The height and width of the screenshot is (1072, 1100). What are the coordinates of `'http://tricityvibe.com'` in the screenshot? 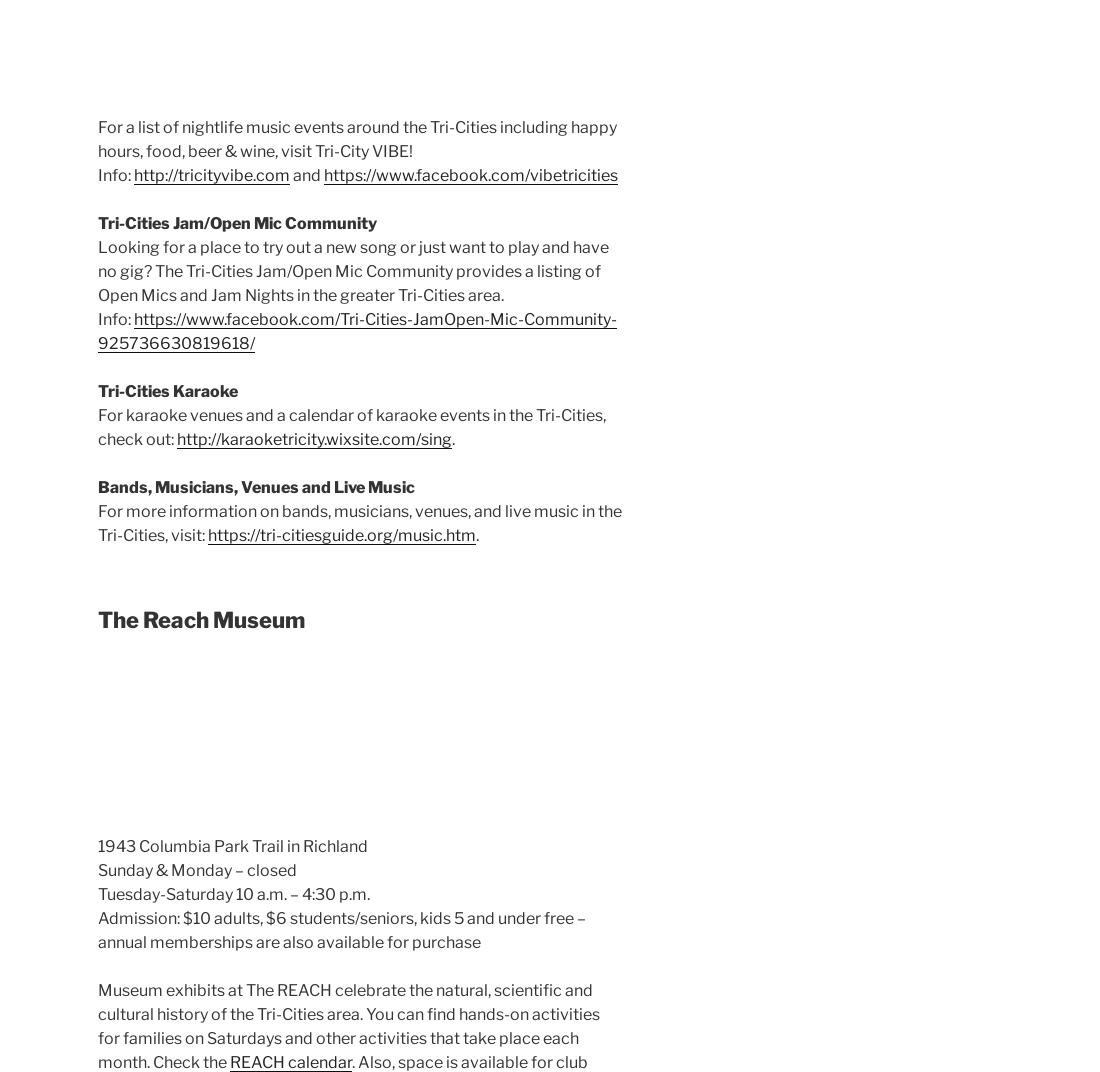 It's located at (133, 173).